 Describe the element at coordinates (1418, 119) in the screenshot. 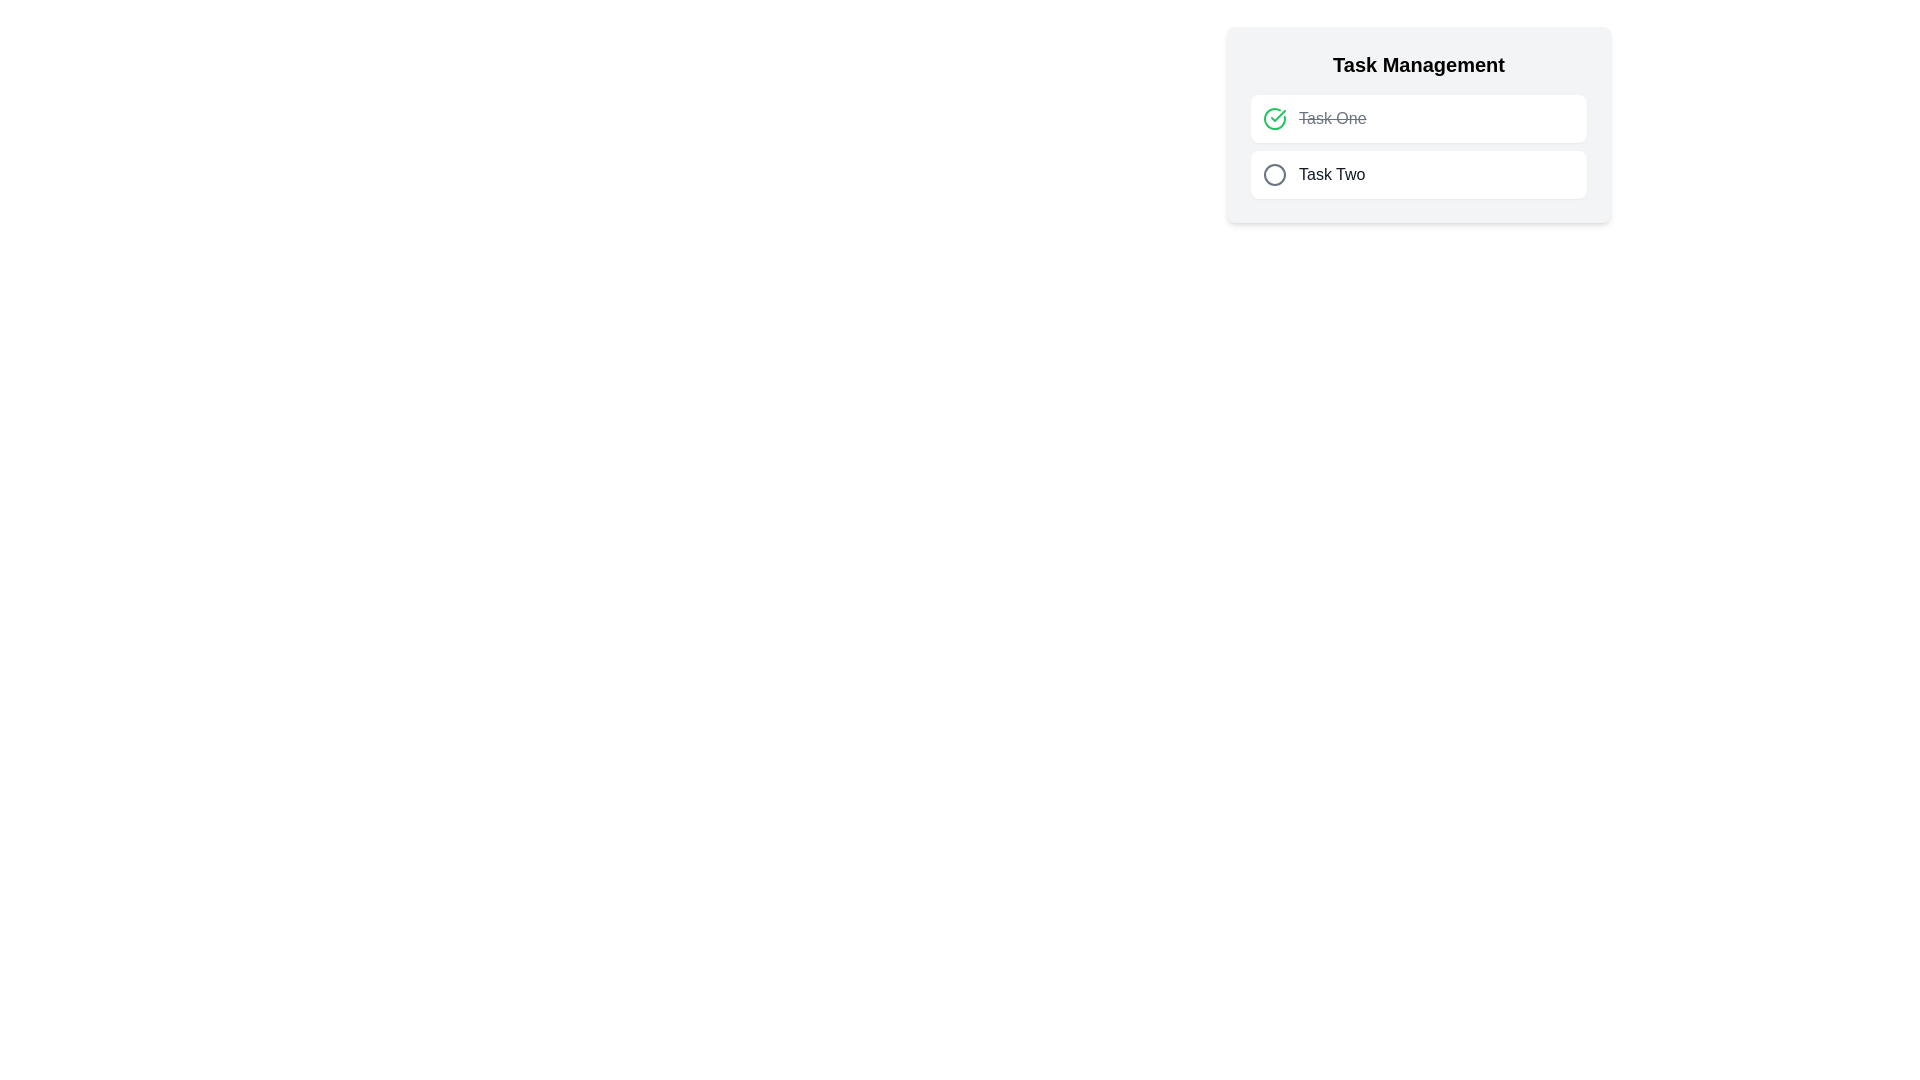

I see `the interactive task item labeled 'Task One' to mark or unmark its completion status` at that location.